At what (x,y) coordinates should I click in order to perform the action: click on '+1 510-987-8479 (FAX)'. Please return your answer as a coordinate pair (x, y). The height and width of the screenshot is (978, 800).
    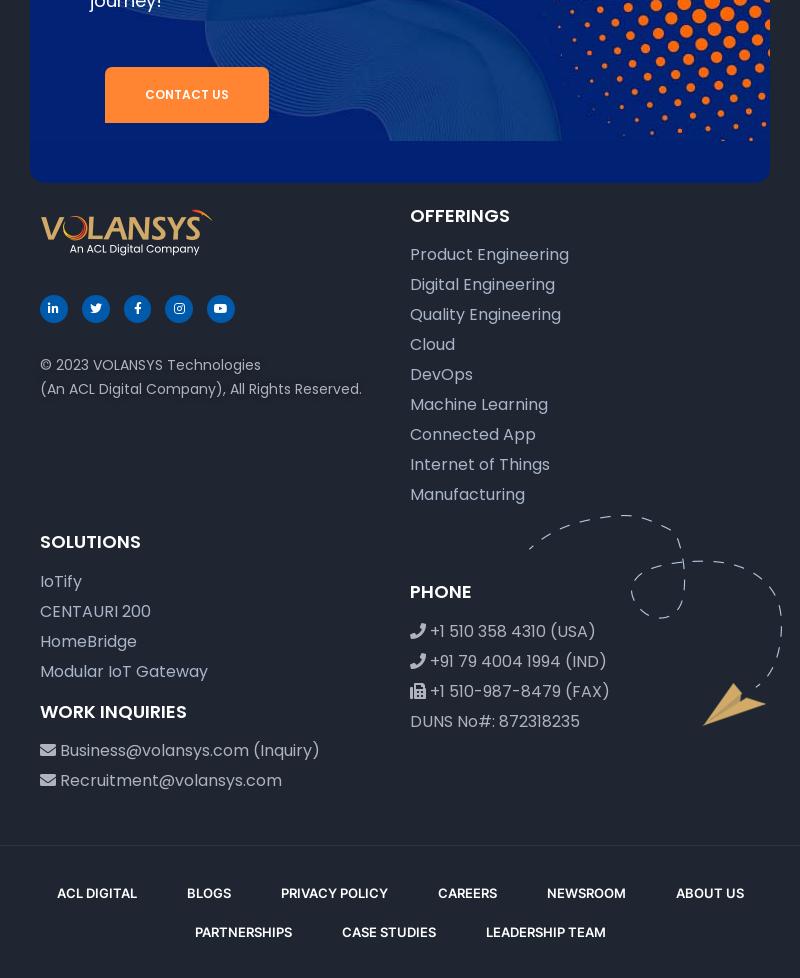
    Looking at the image, I should click on (517, 690).